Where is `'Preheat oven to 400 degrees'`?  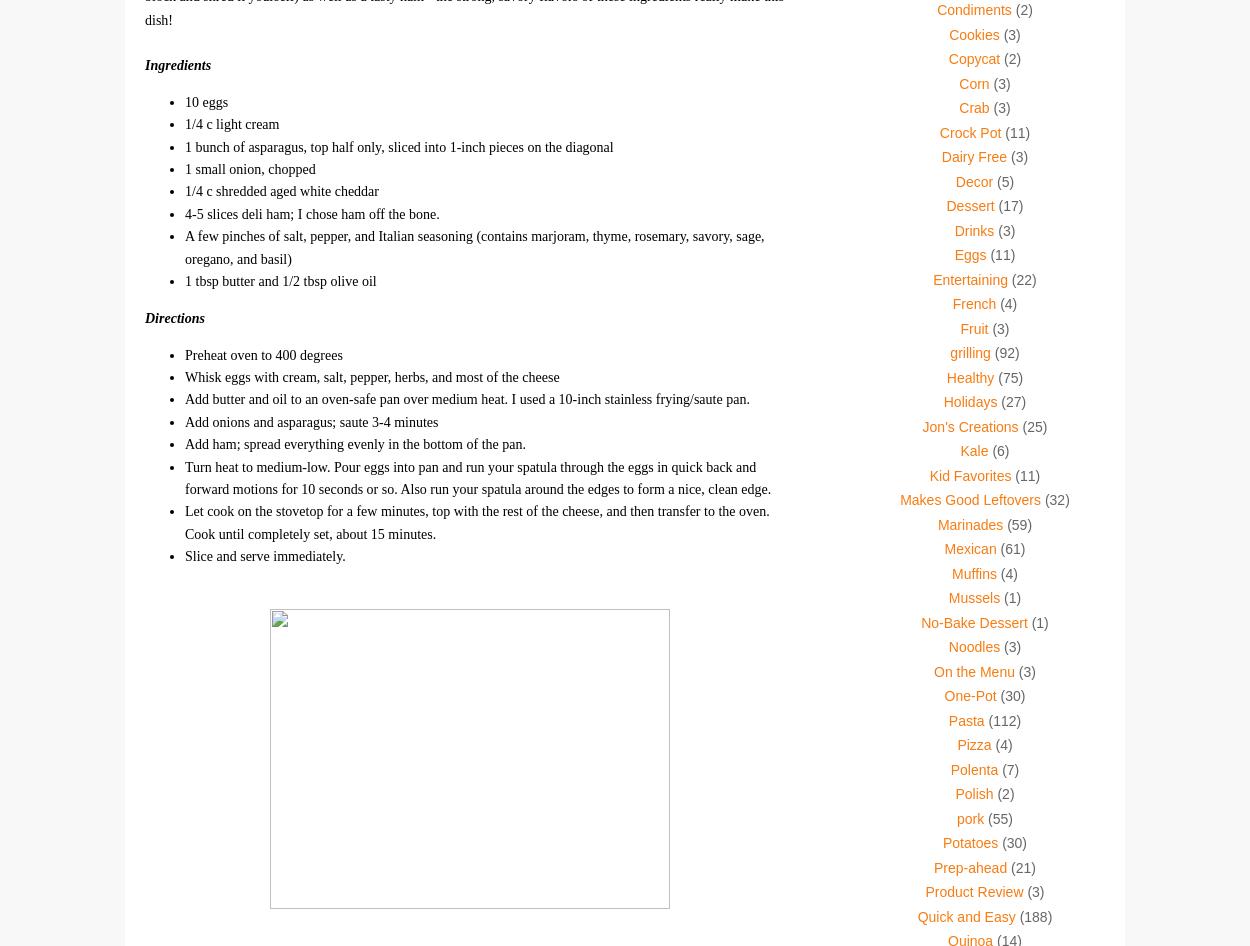 'Preheat oven to 400 degrees' is located at coordinates (185, 354).